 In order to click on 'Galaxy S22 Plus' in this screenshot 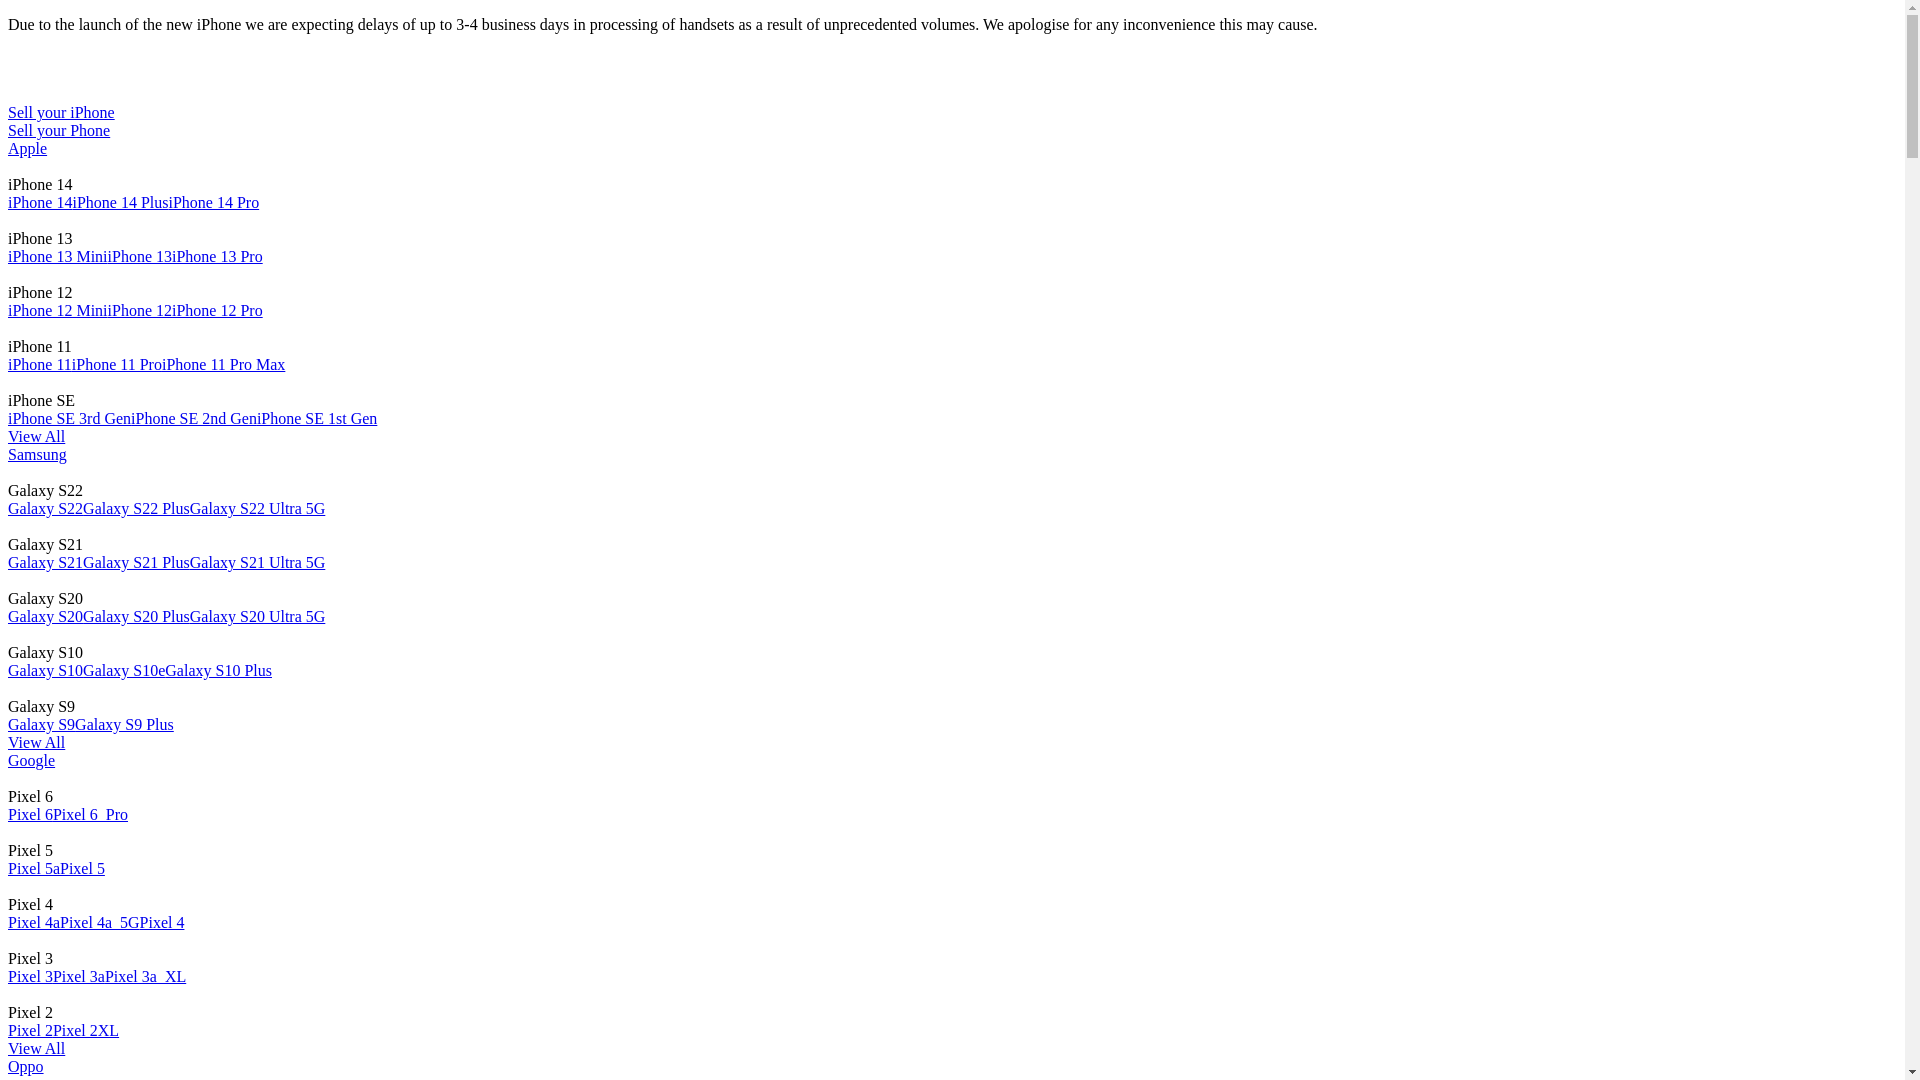, I will do `click(81, 507)`.